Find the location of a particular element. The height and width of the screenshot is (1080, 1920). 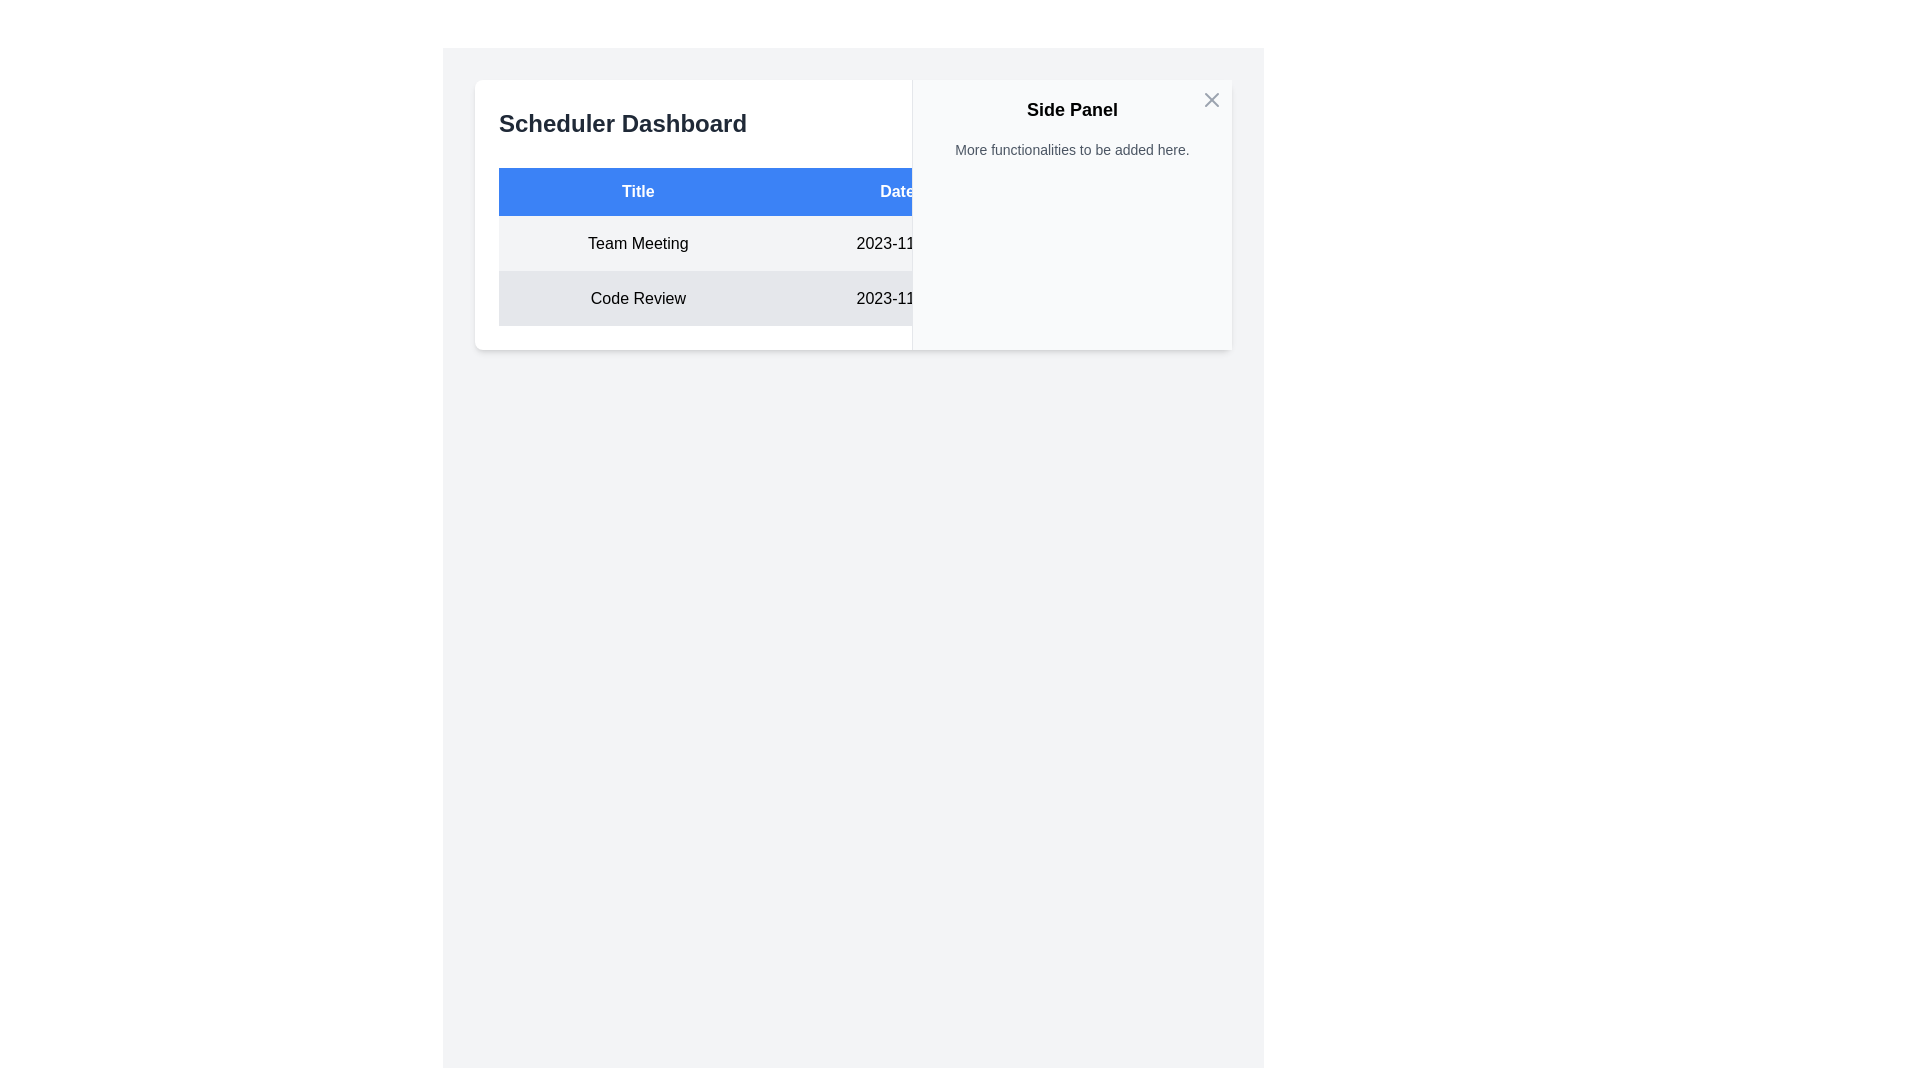

the 'Date' text label, which is styled with a blue background and white text, located in the header section of a table, positioned between 'Title' and 'Actions' is located at coordinates (896, 192).